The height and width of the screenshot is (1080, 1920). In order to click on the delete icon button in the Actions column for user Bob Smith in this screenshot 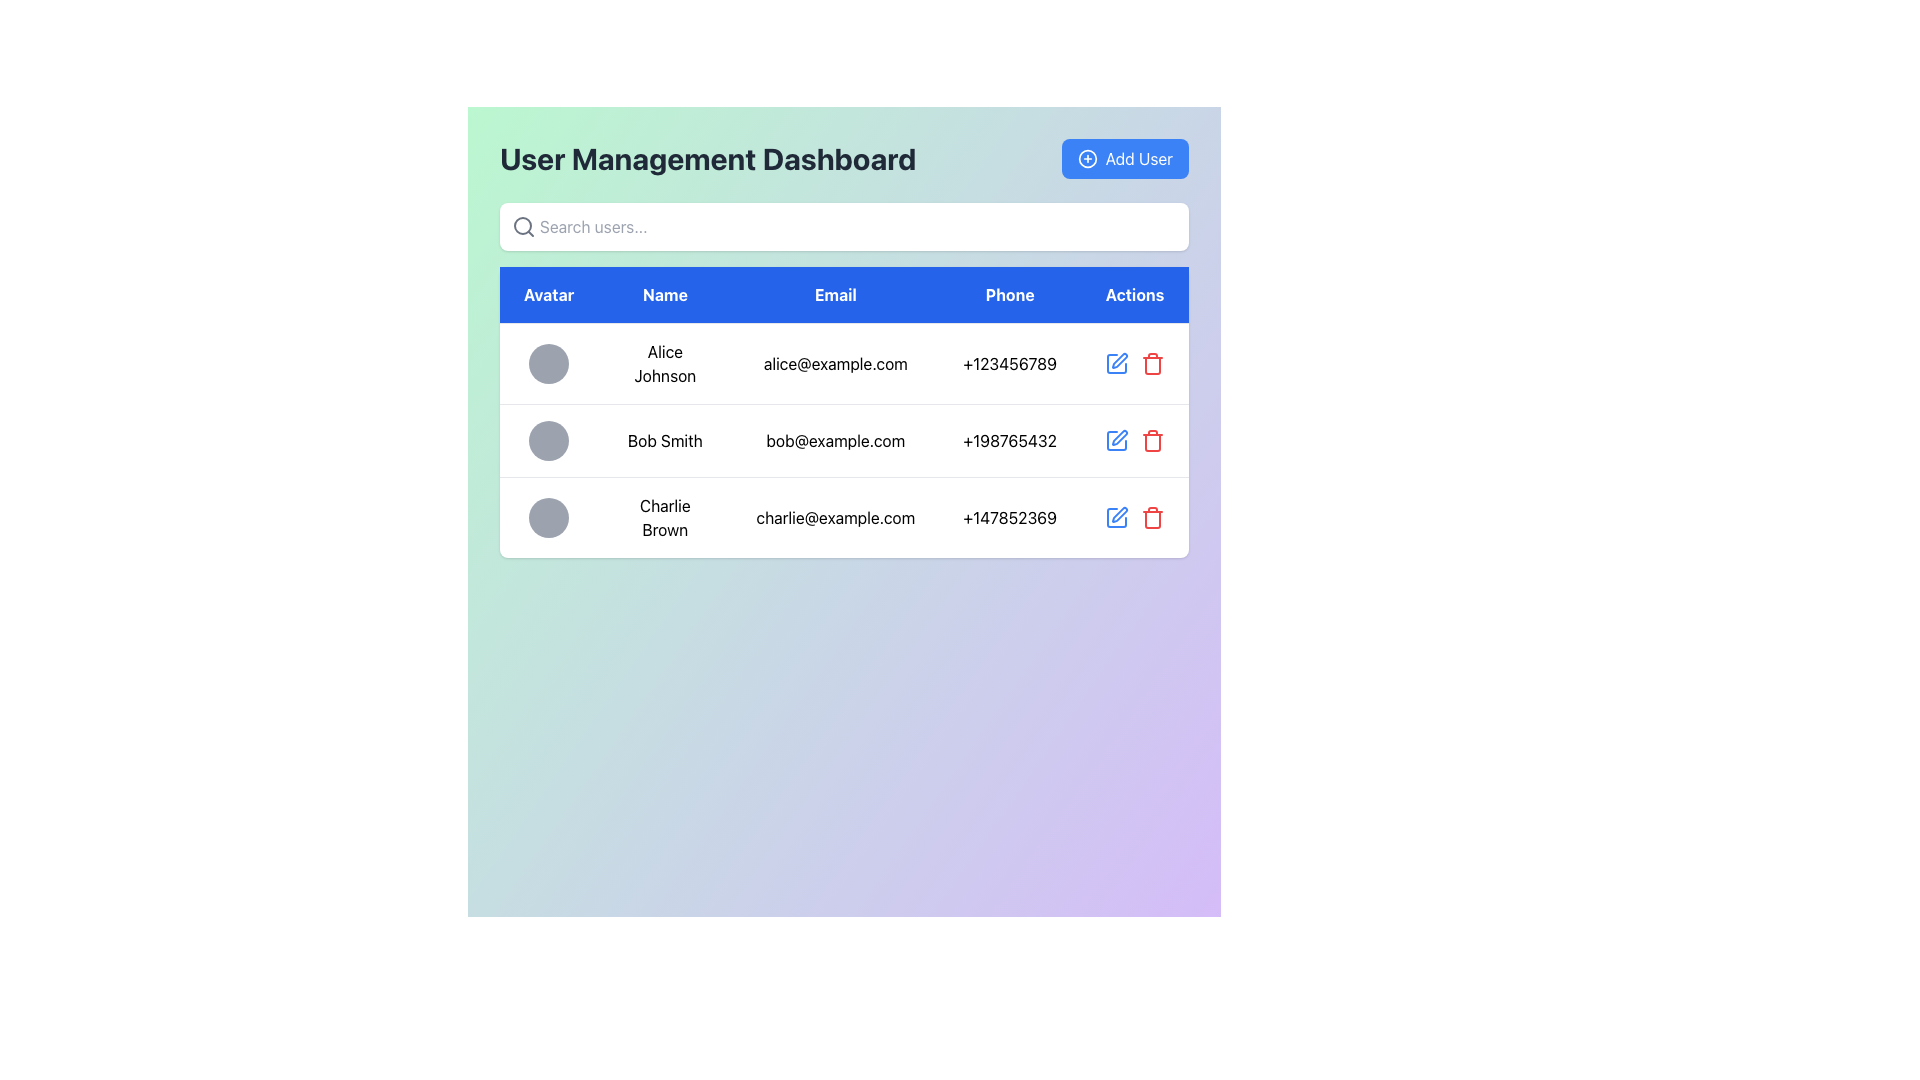, I will do `click(1152, 442)`.